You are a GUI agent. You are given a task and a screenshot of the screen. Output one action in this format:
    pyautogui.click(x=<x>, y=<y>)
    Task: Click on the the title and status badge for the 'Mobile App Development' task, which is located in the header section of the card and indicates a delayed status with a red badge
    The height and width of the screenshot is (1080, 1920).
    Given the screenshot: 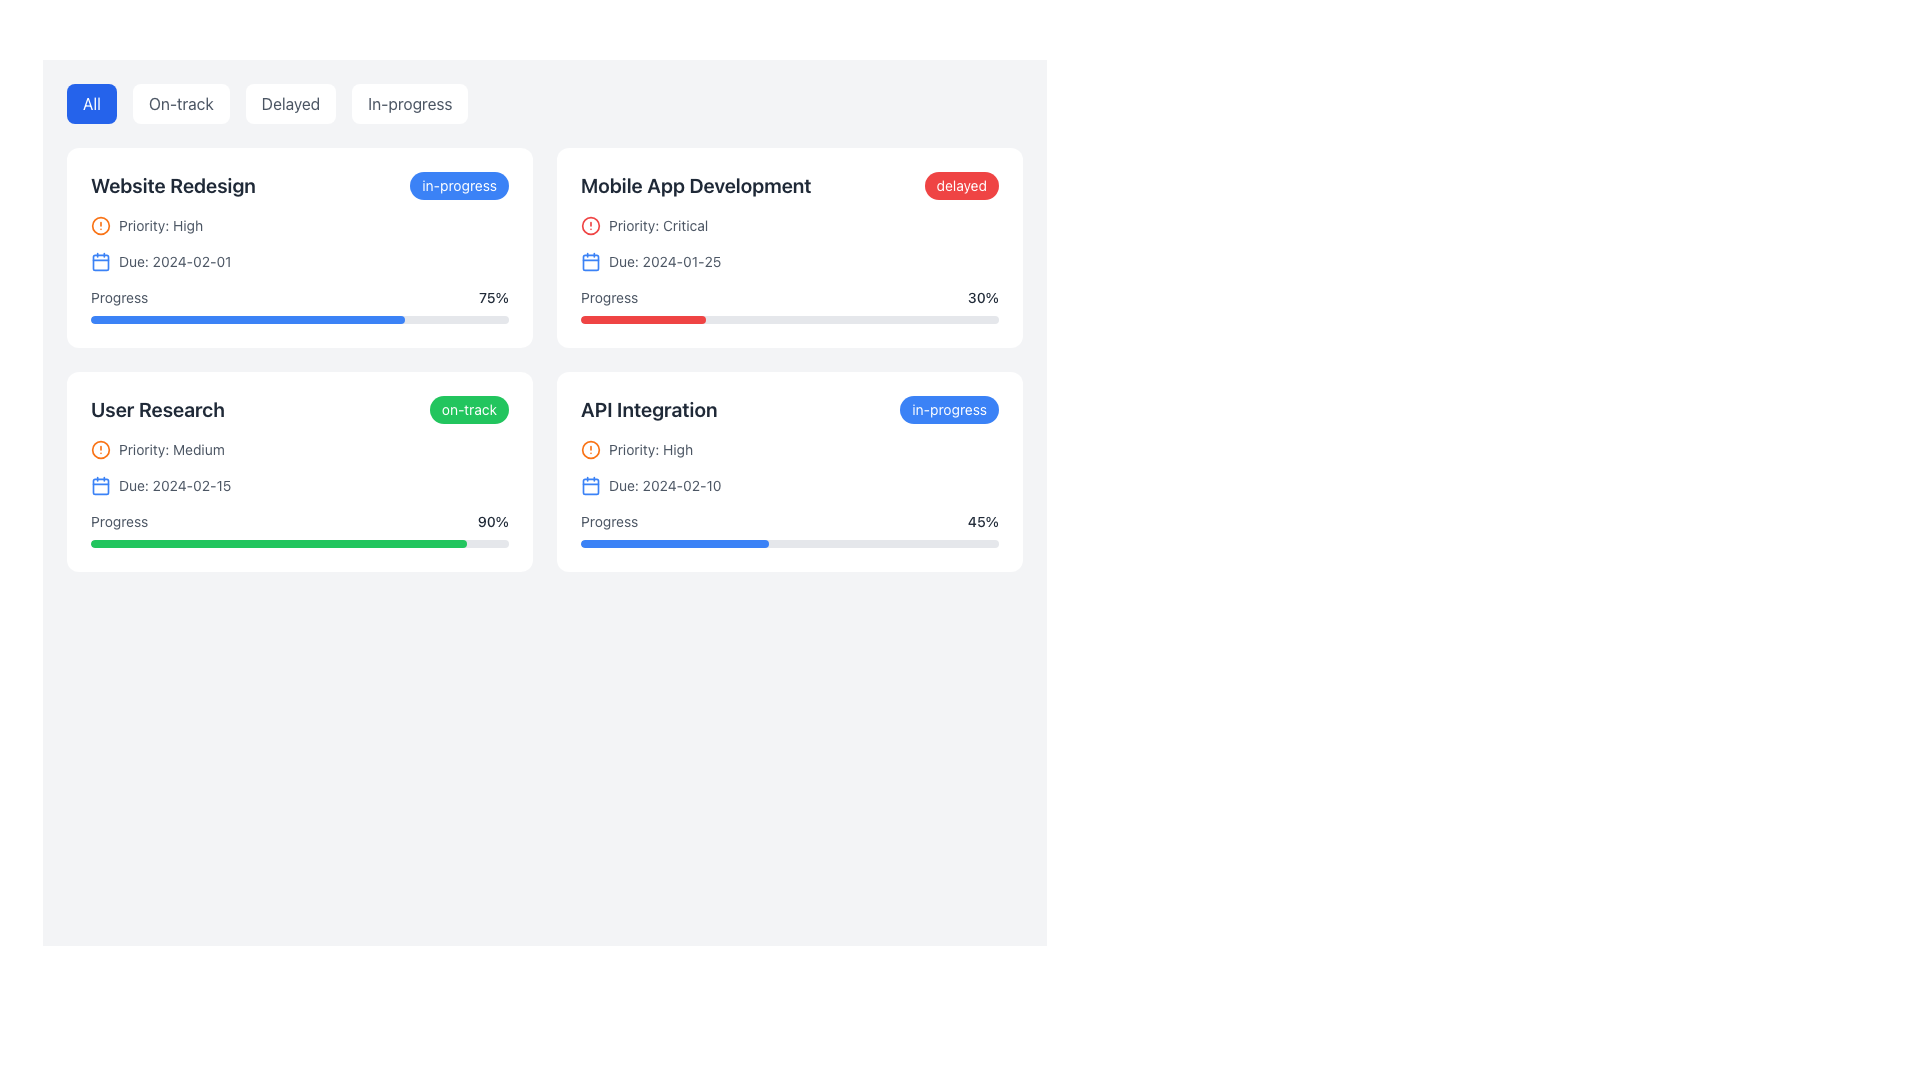 What is the action you would take?
    pyautogui.click(x=789, y=185)
    